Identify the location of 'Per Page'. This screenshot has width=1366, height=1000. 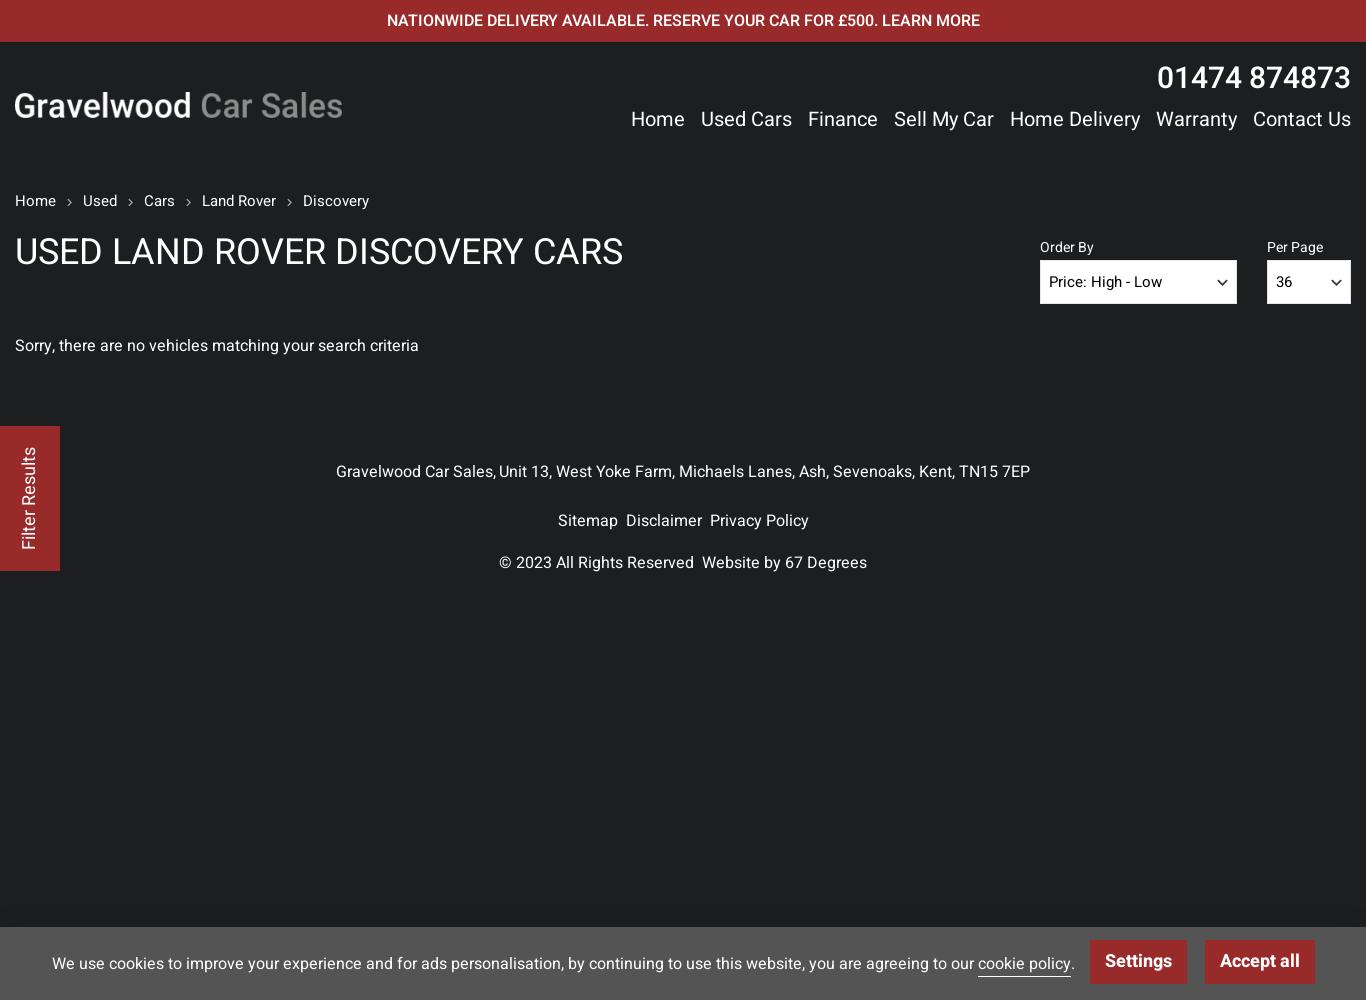
(1293, 246).